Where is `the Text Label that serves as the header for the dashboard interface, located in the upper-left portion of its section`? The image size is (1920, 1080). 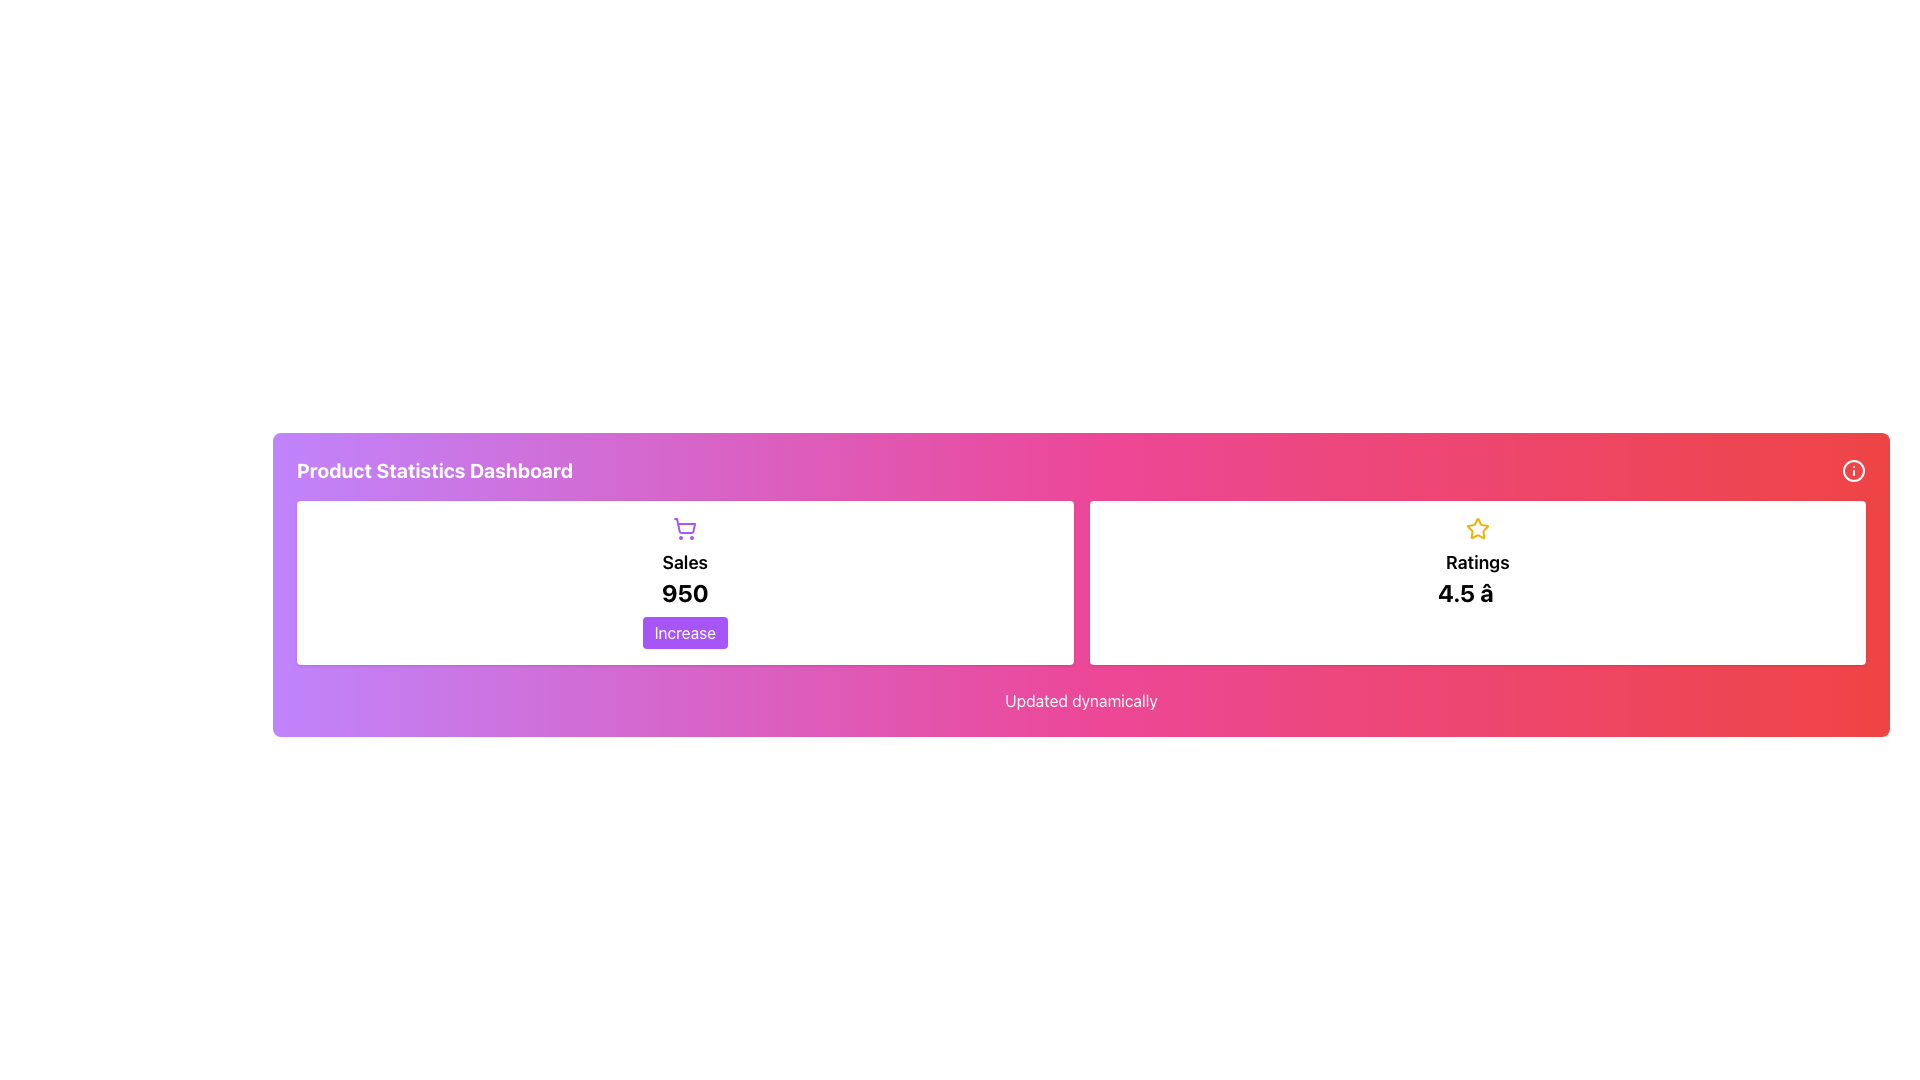
the Text Label that serves as the header for the dashboard interface, located in the upper-left portion of its section is located at coordinates (433, 470).